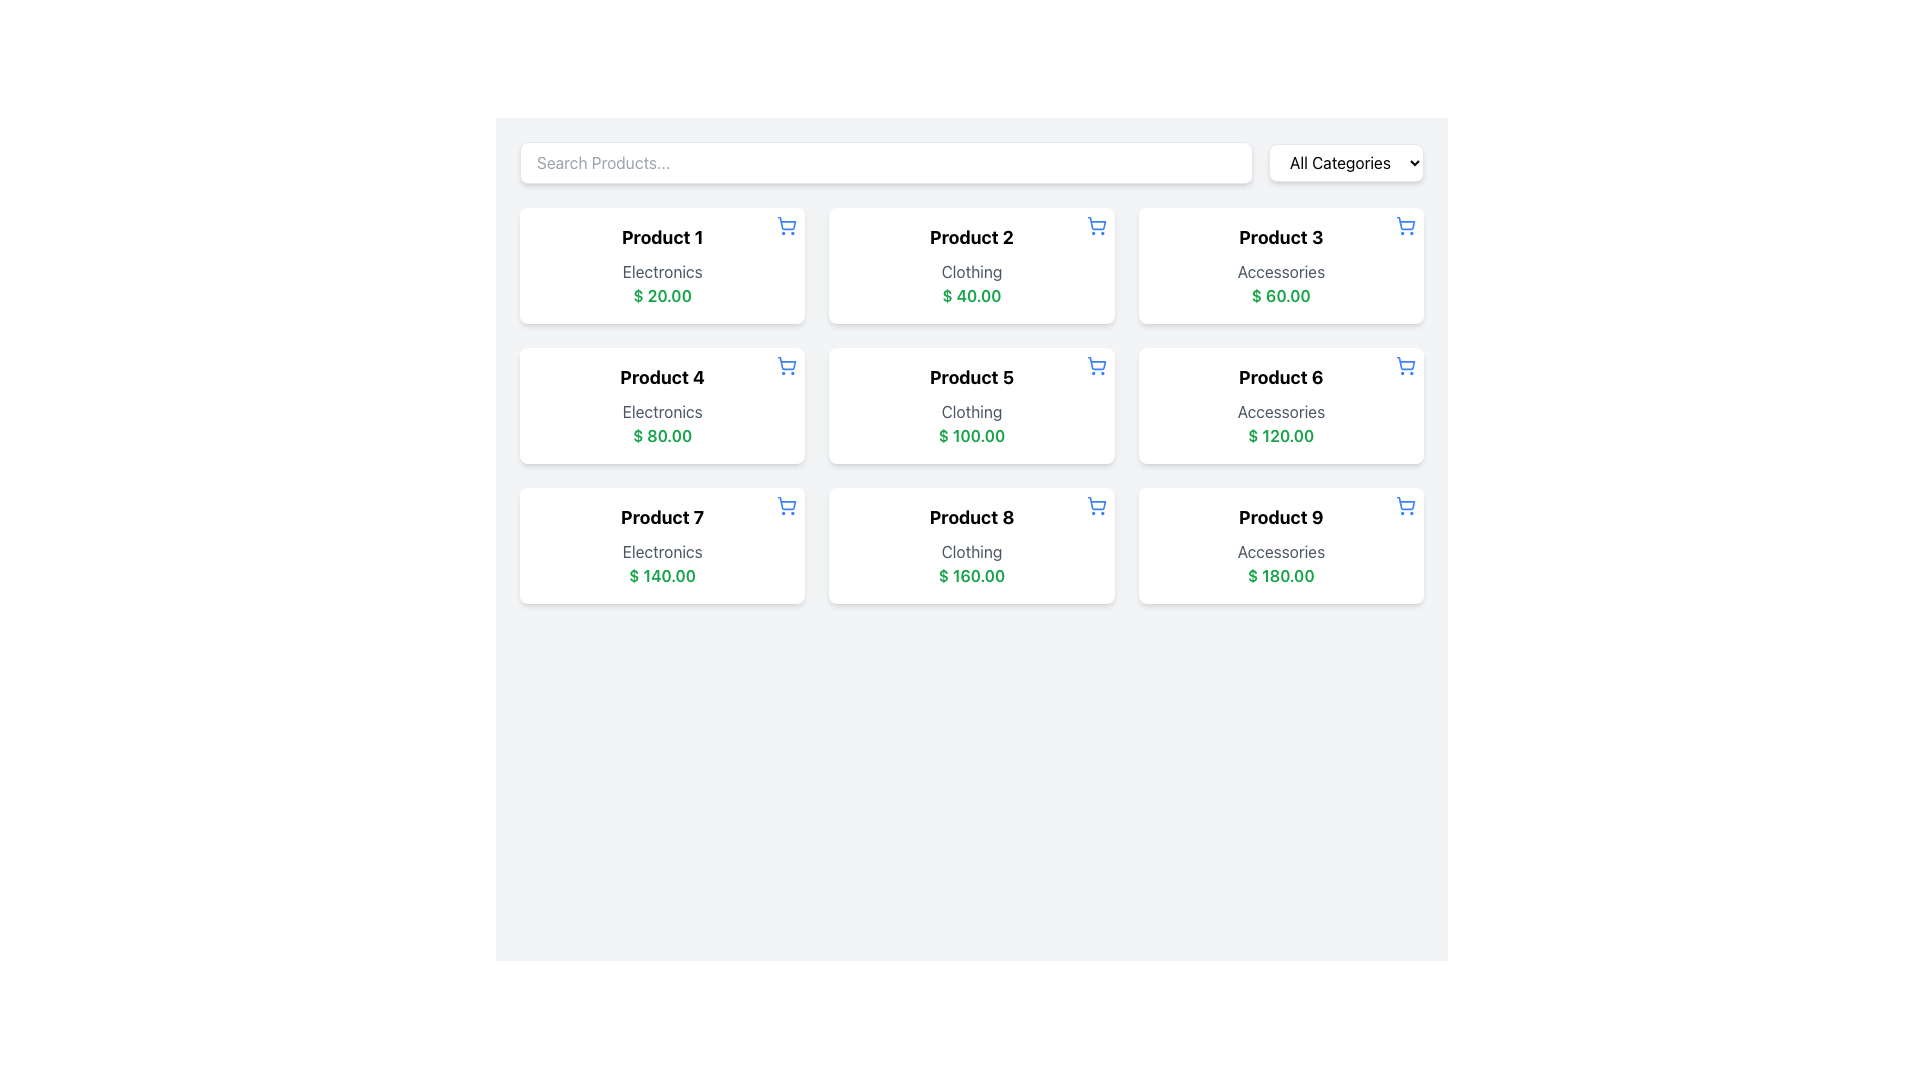 The width and height of the screenshot is (1920, 1080). I want to click on the Product card located in the third position of the first row, so click(1281, 265).